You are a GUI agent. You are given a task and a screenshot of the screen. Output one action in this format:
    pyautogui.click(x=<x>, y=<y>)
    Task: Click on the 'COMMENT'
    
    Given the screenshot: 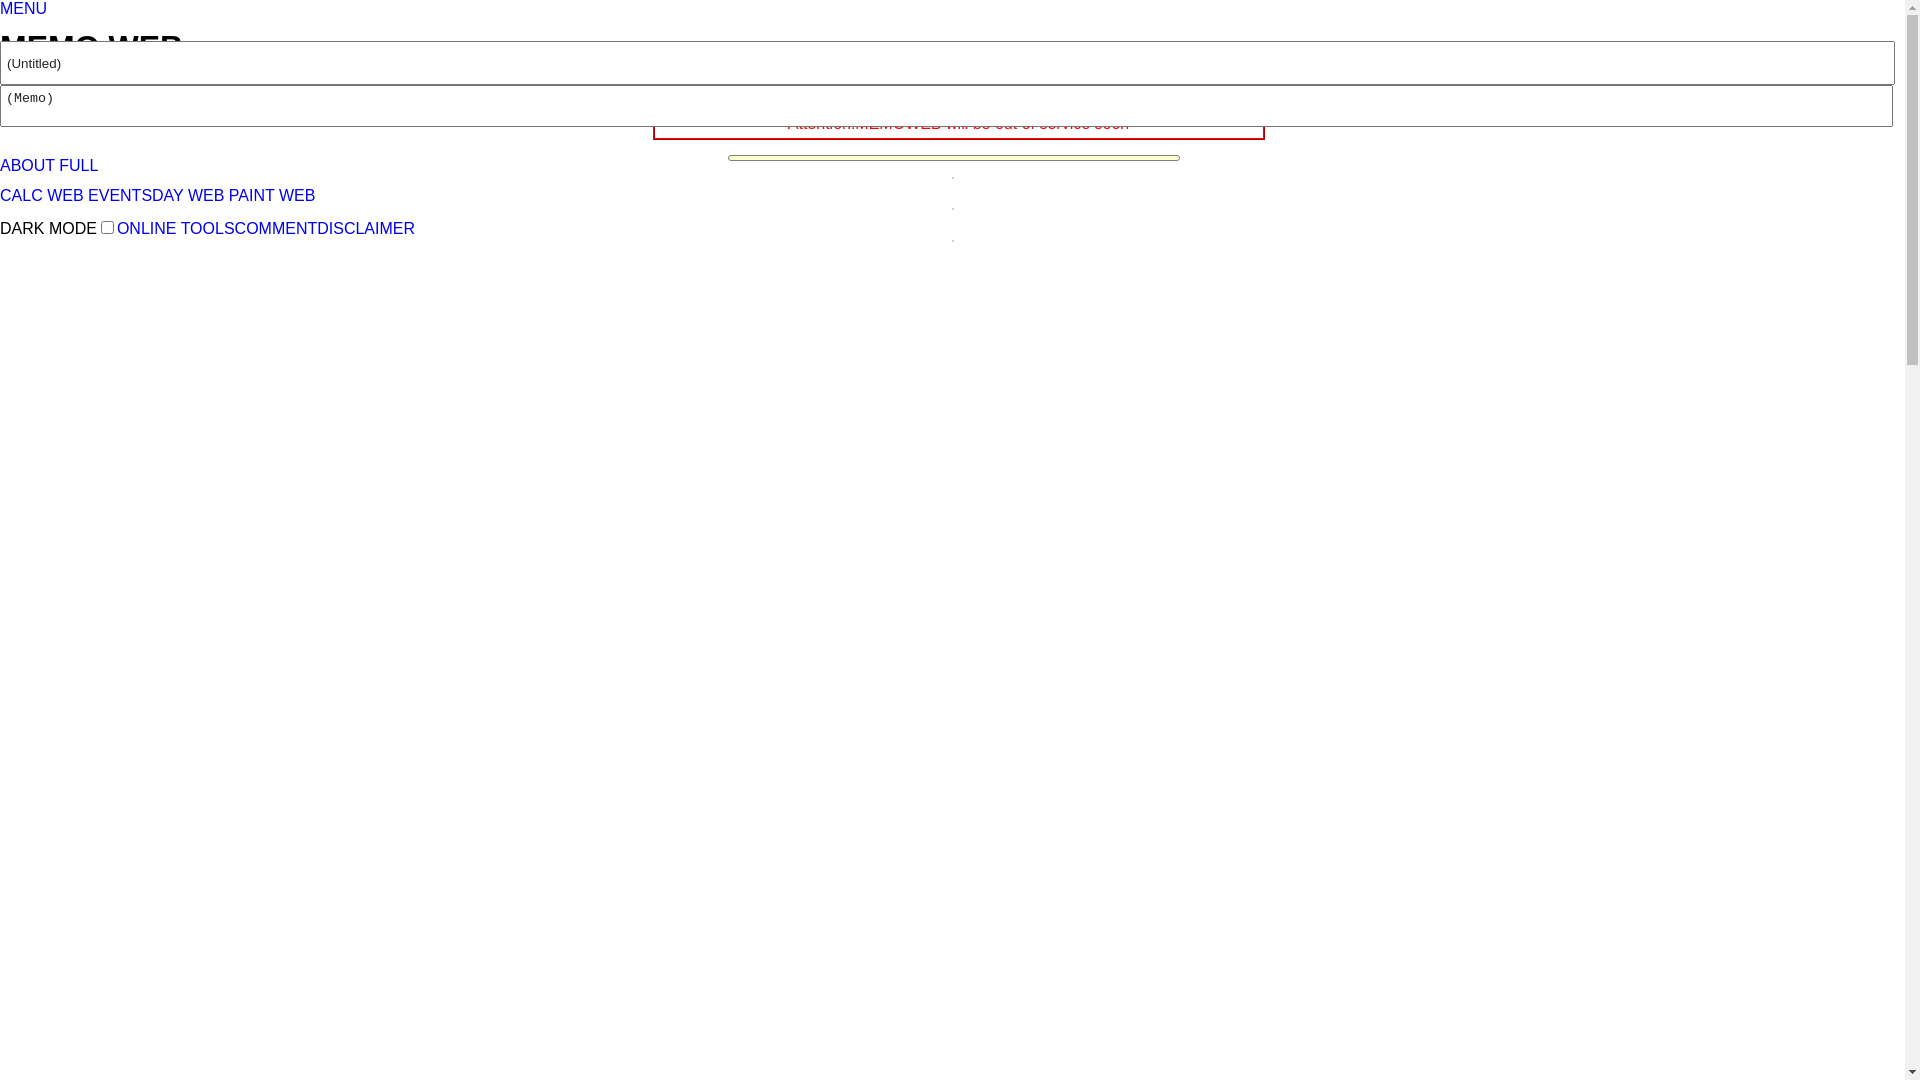 What is the action you would take?
    pyautogui.click(x=235, y=227)
    